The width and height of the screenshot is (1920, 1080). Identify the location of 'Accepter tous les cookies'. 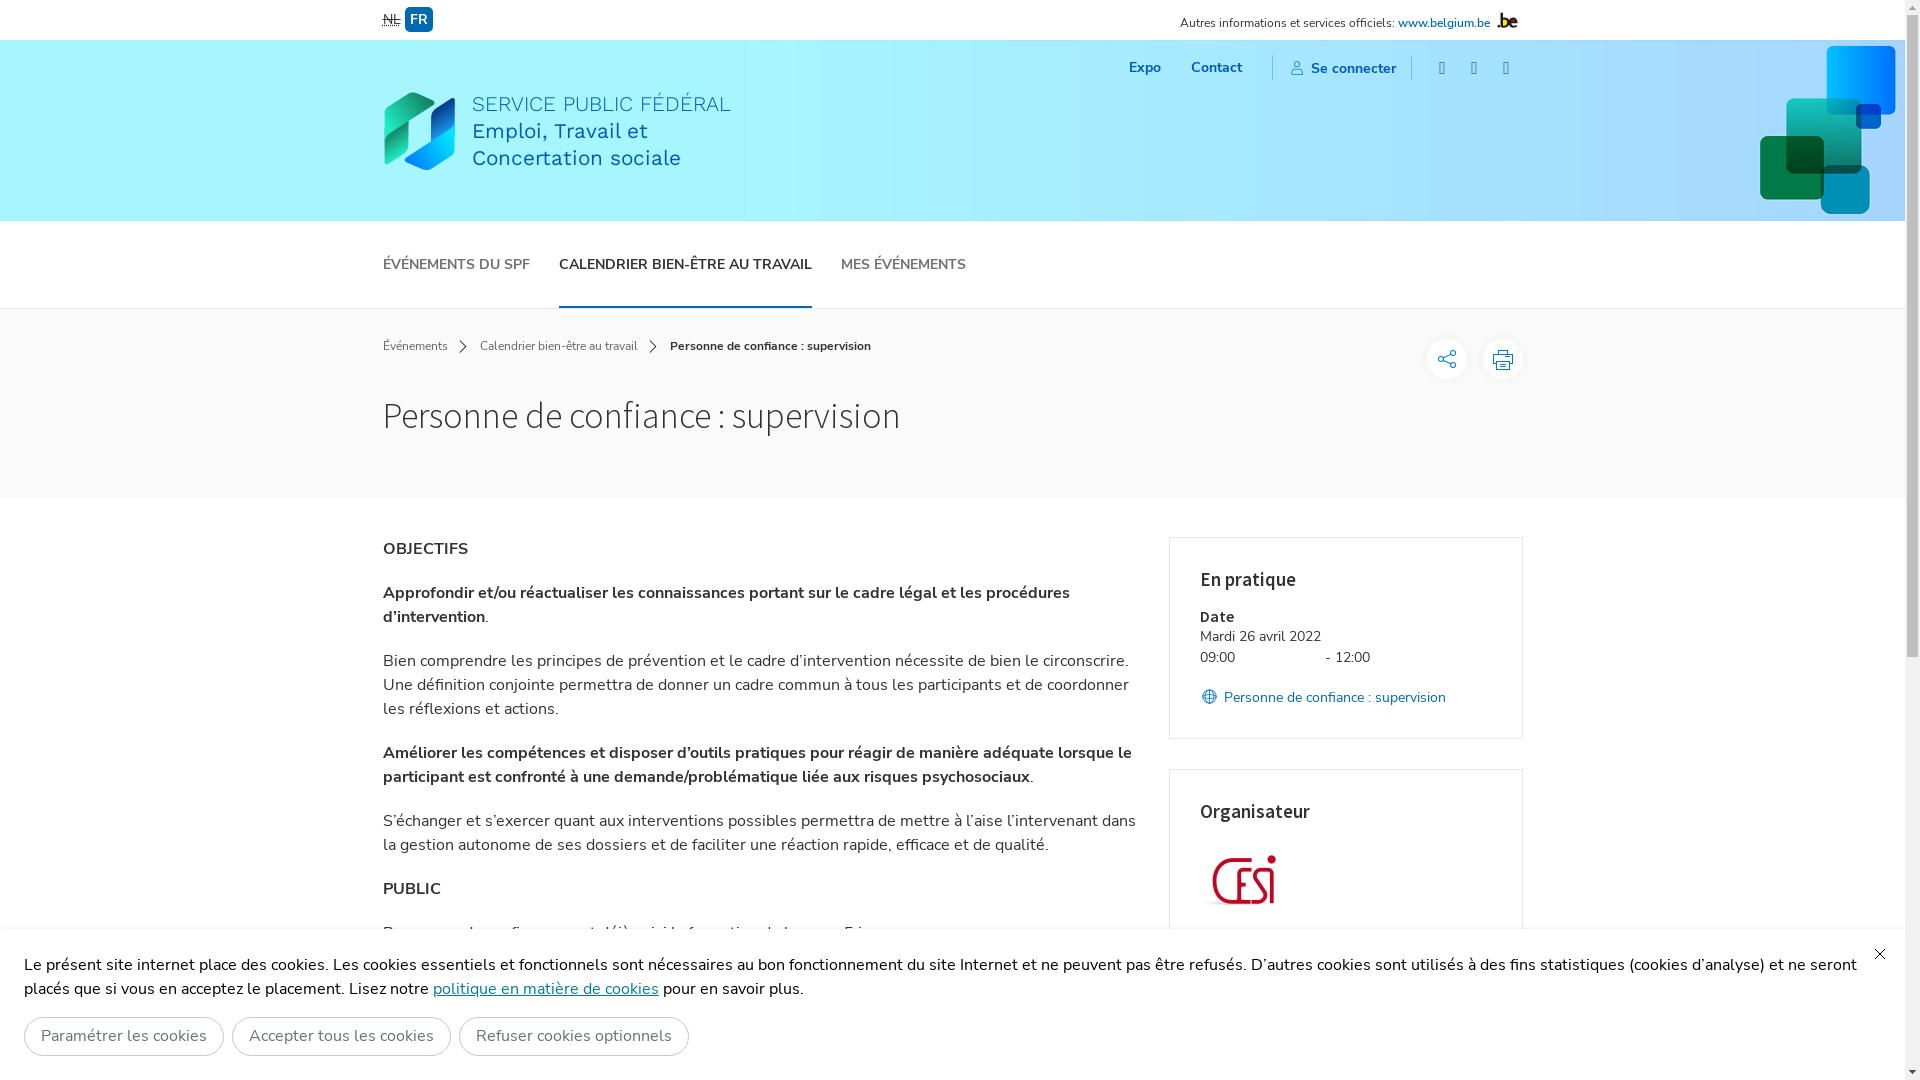
(341, 1035).